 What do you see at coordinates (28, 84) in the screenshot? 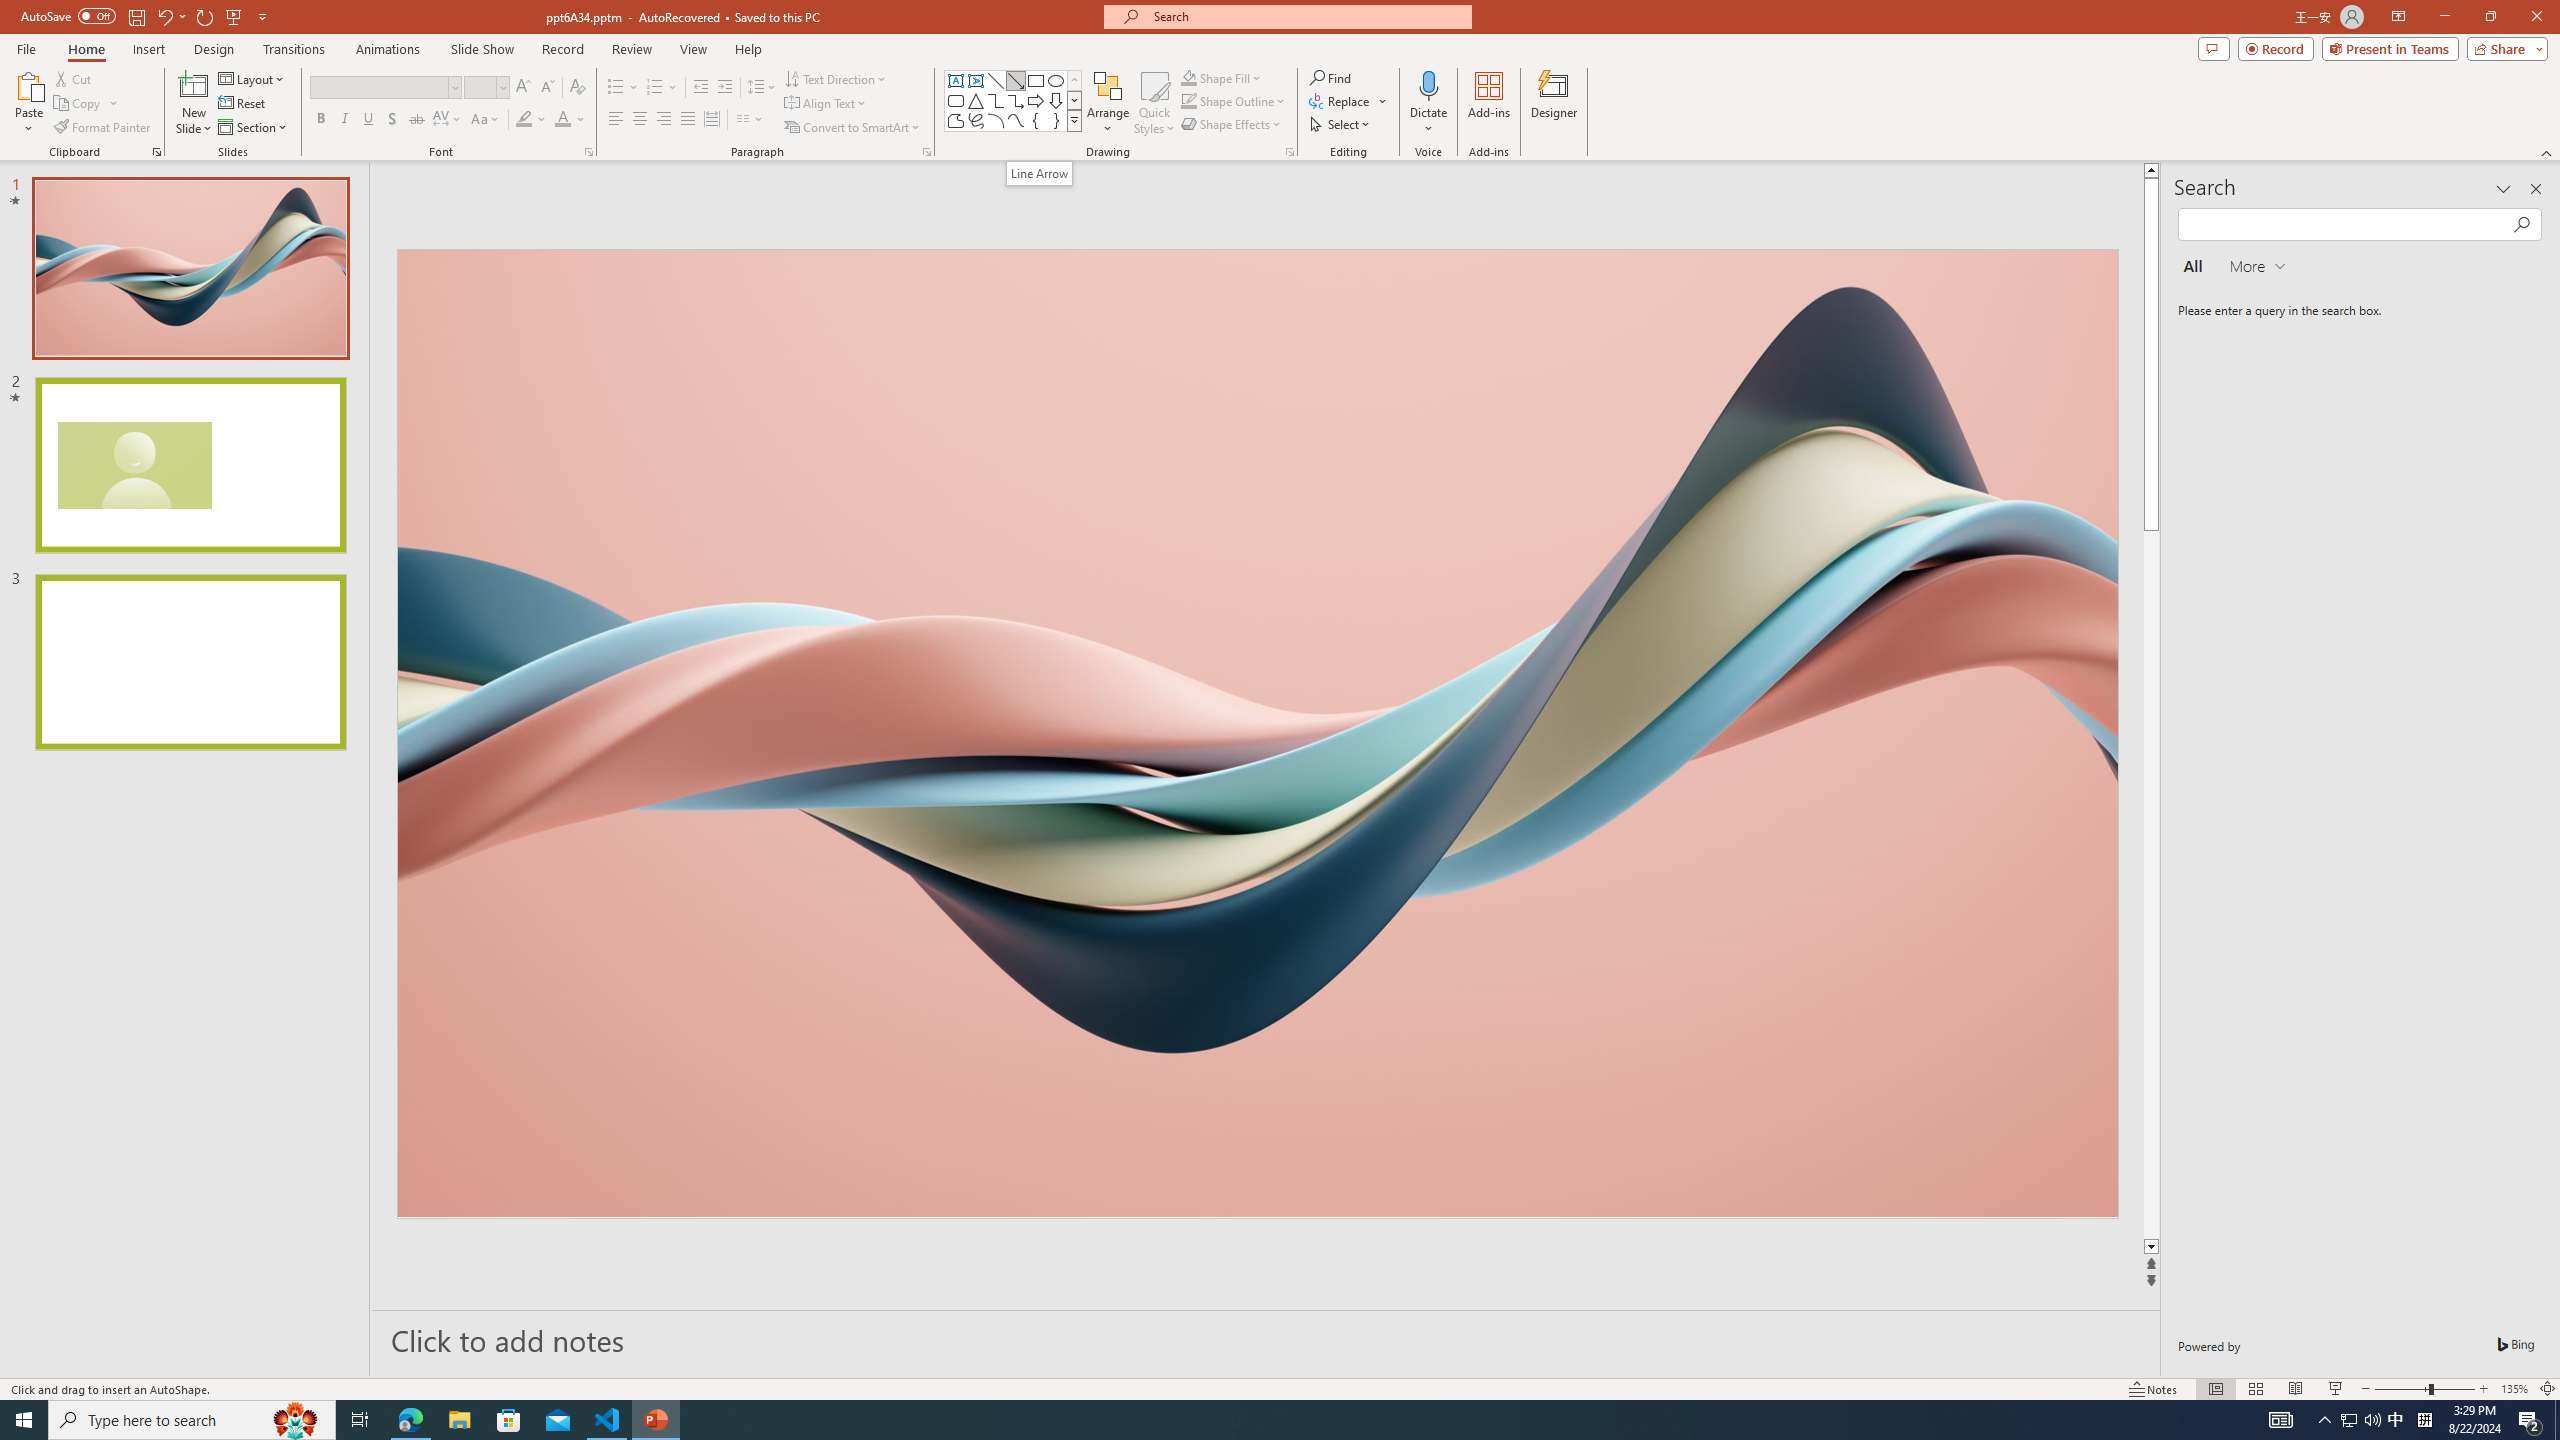
I see `'Paste'` at bounding box center [28, 84].